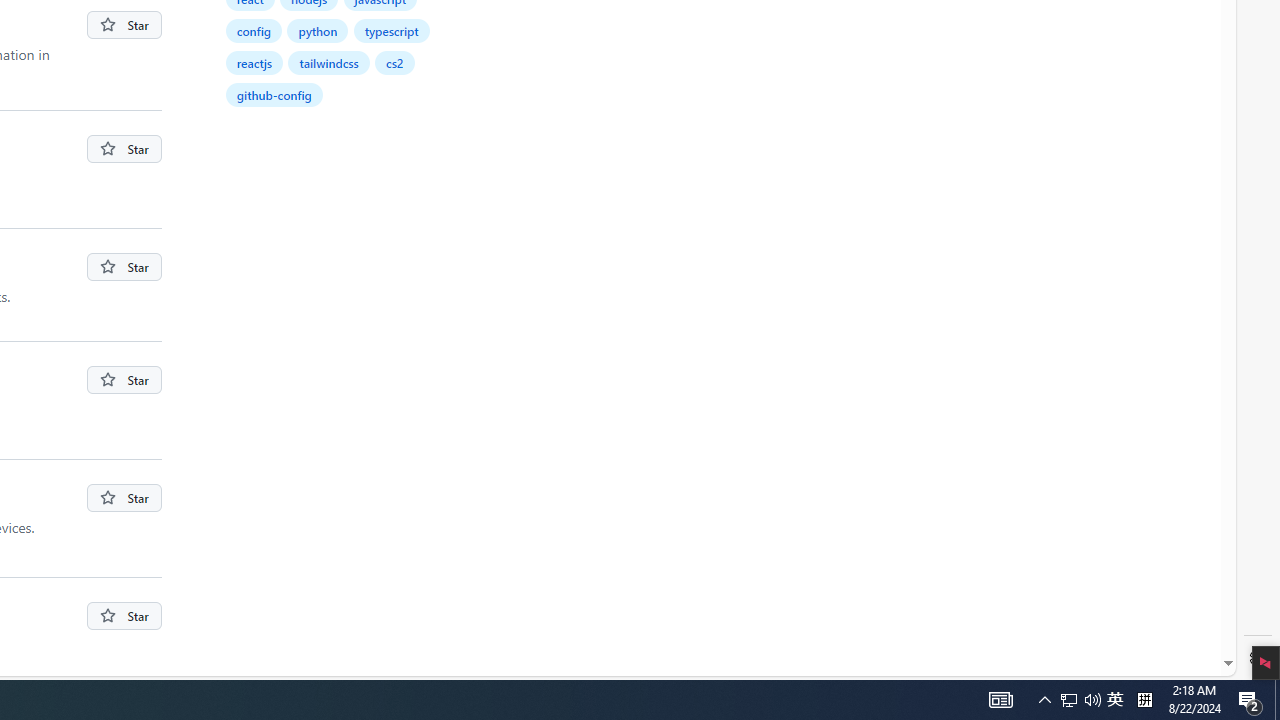 The height and width of the screenshot is (720, 1280). What do you see at coordinates (396, 61) in the screenshot?
I see `'cs2'` at bounding box center [396, 61].